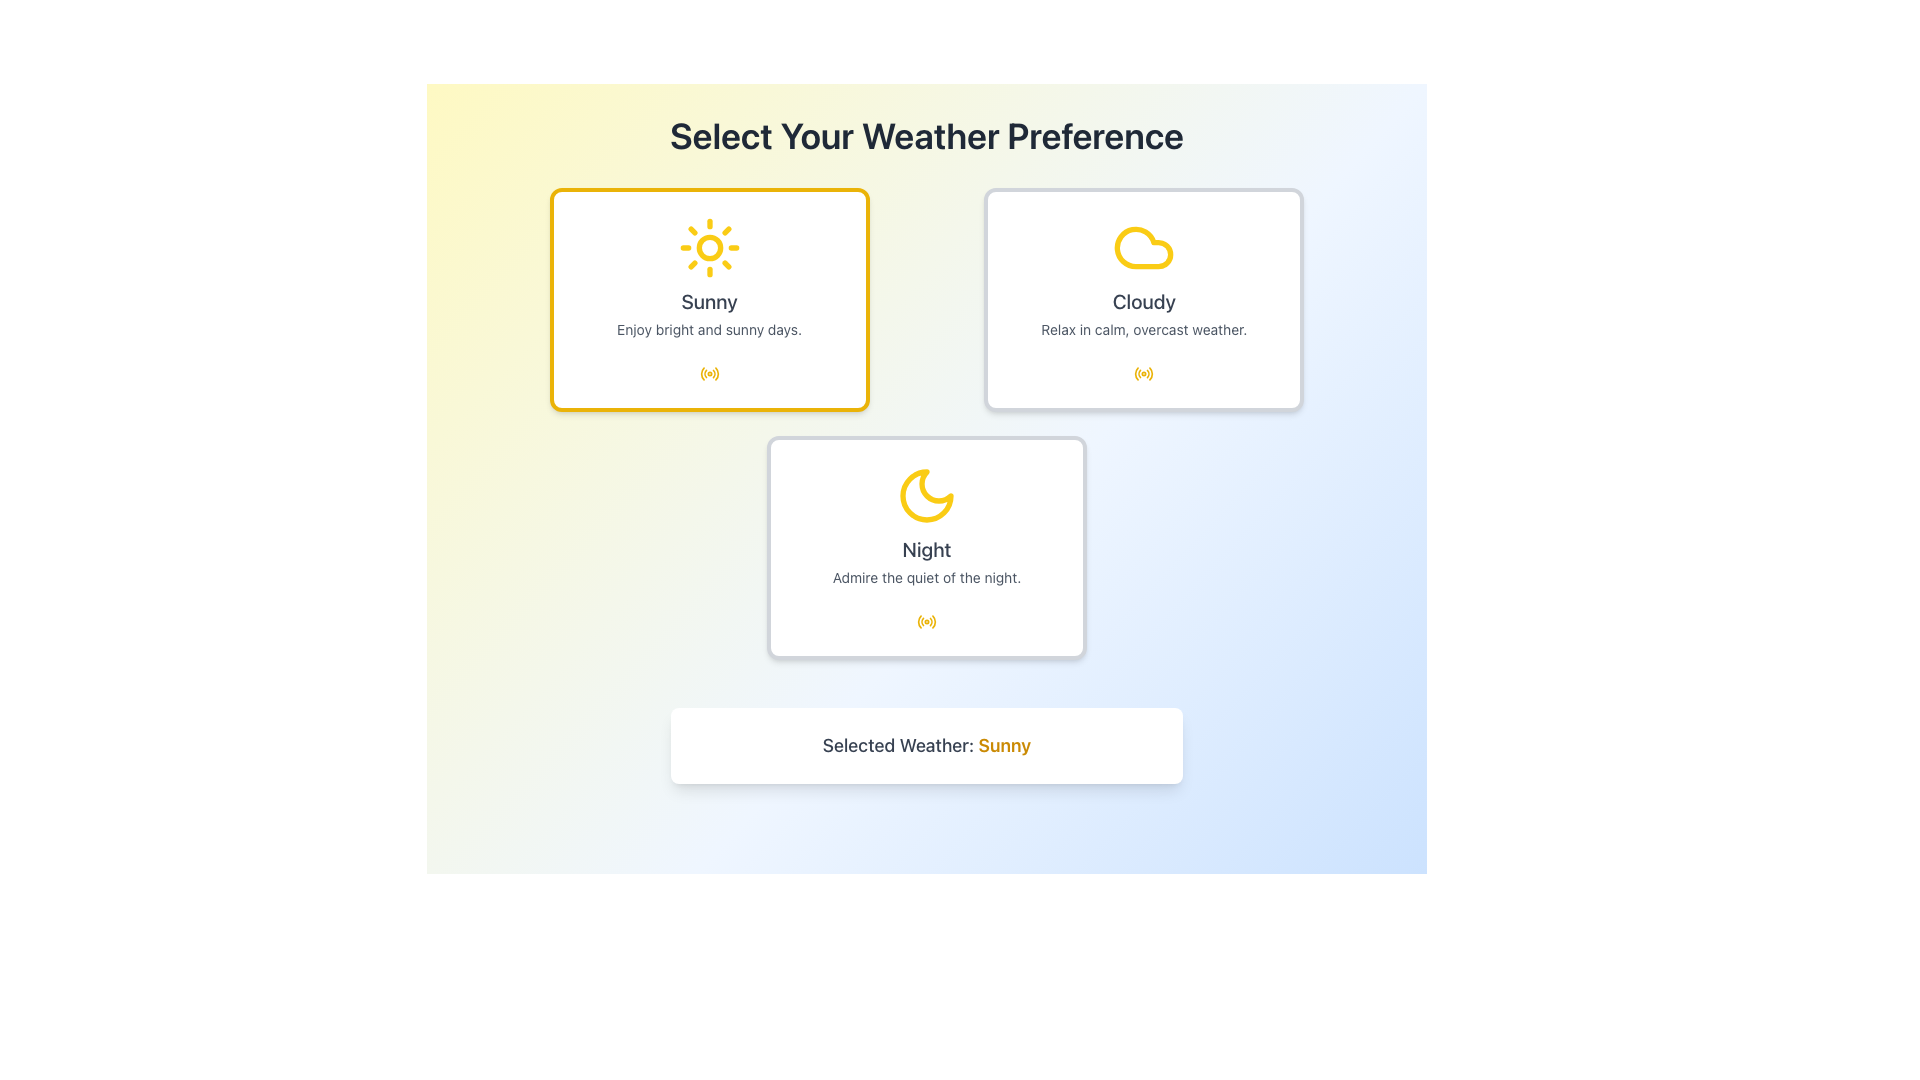 This screenshot has width=1920, height=1080. I want to click on the heading element that introduces and describes the purpose of the interface for selecting weather preferences, so click(925, 135).